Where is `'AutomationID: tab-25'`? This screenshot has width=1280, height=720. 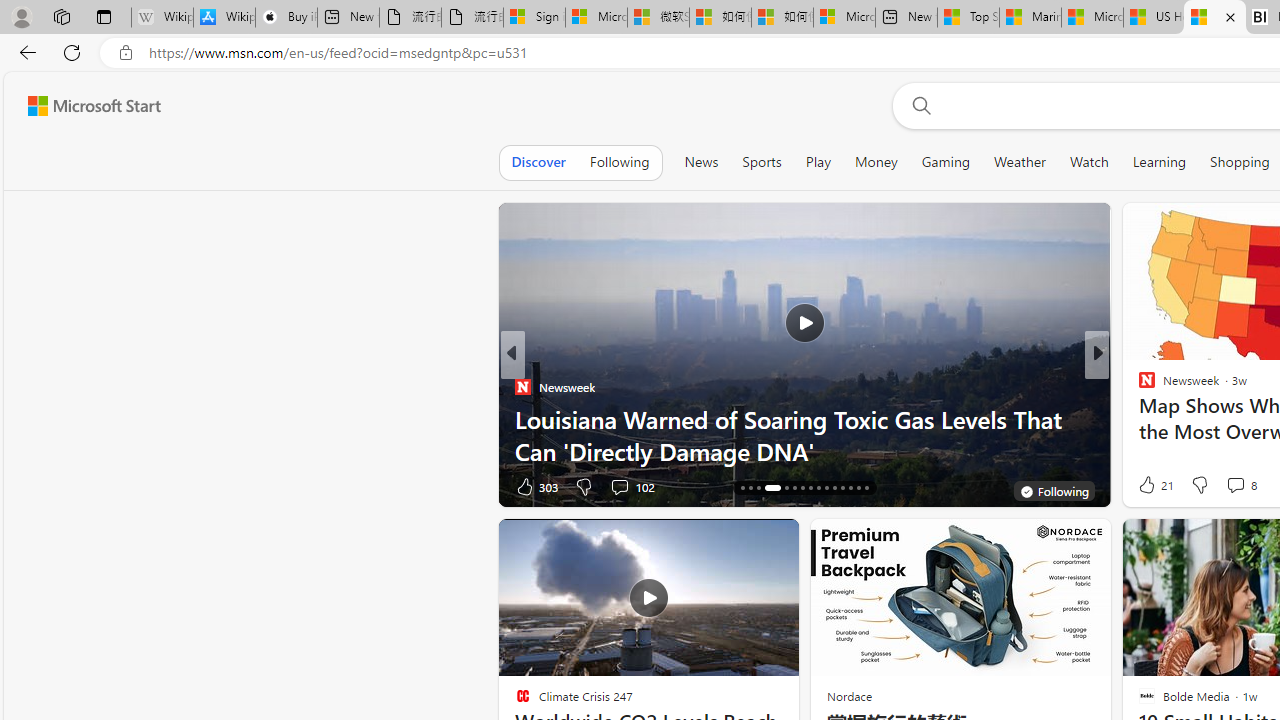
'AutomationID: tab-25' is located at coordinates (826, 488).